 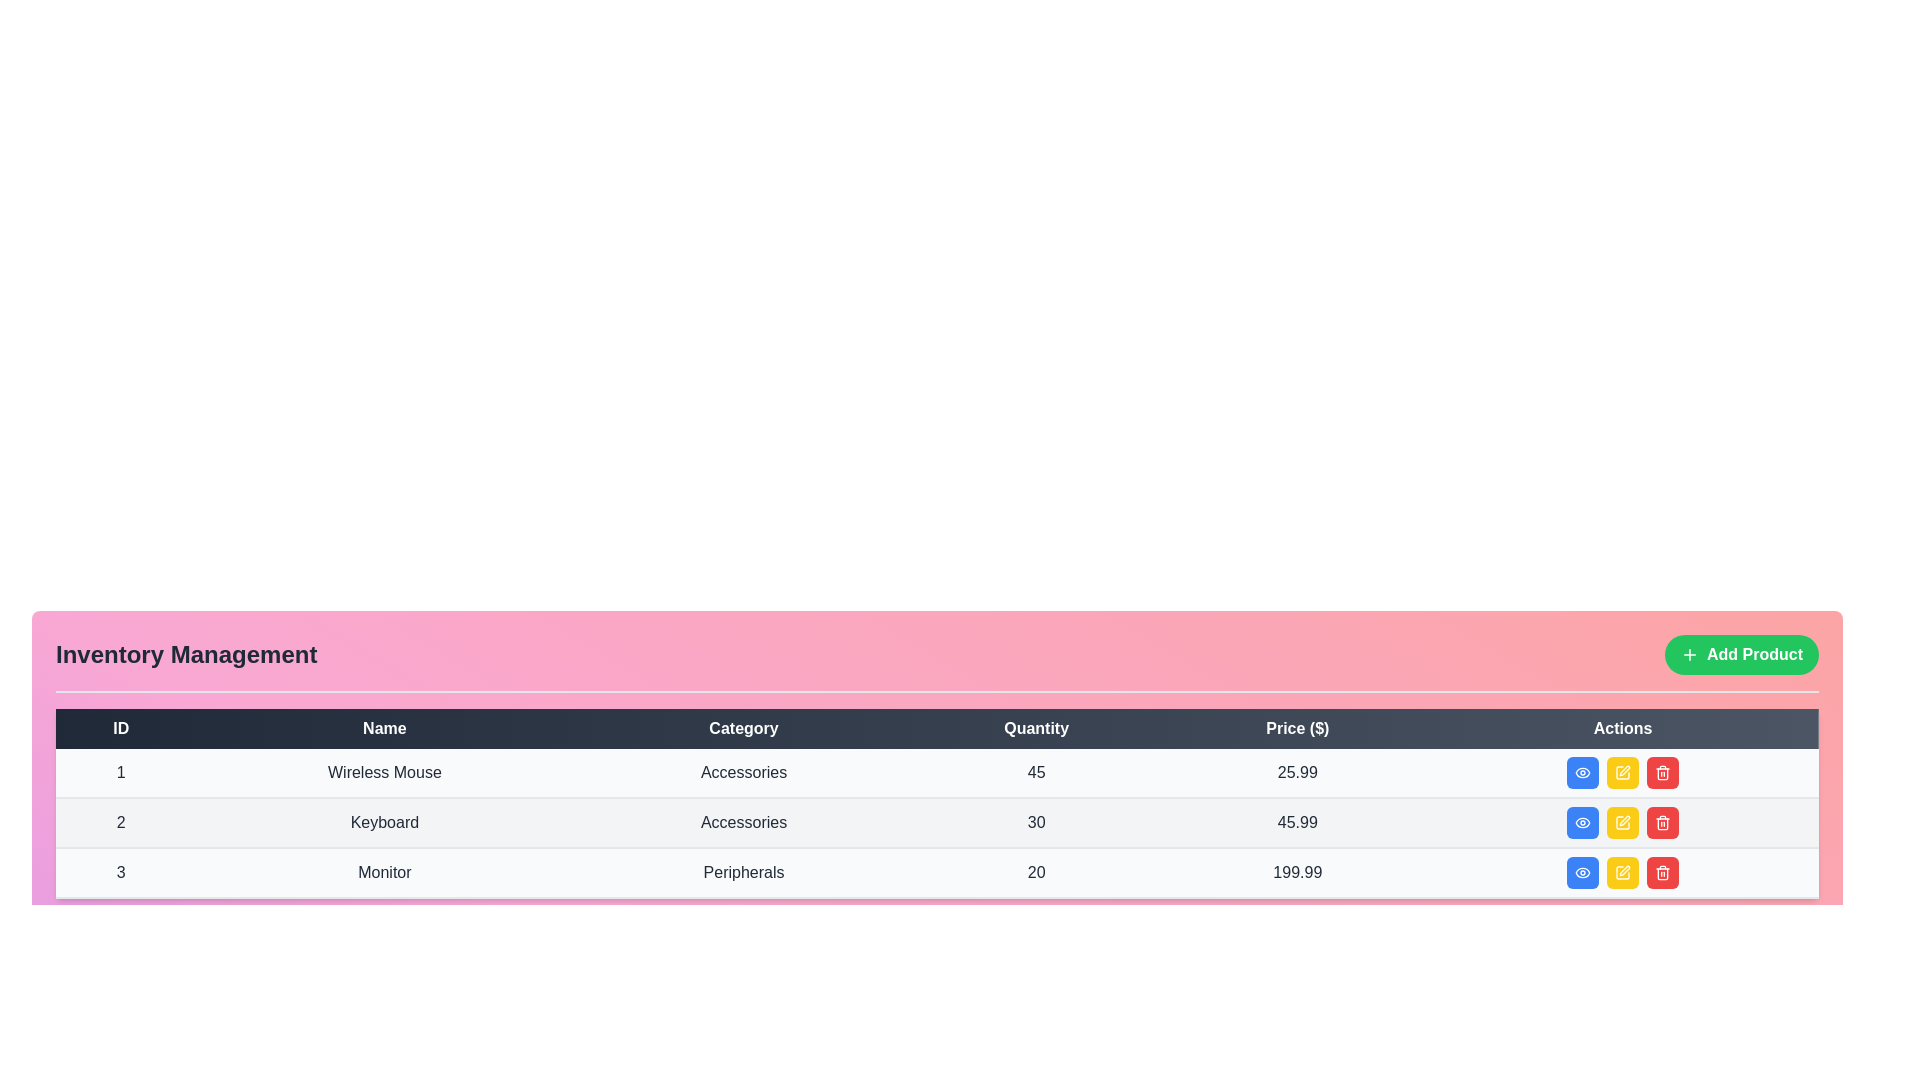 I want to click on the trash can icon representing the delete action in the 'Actions' column of the third row under the Inventory Management header, so click(x=1663, y=873).